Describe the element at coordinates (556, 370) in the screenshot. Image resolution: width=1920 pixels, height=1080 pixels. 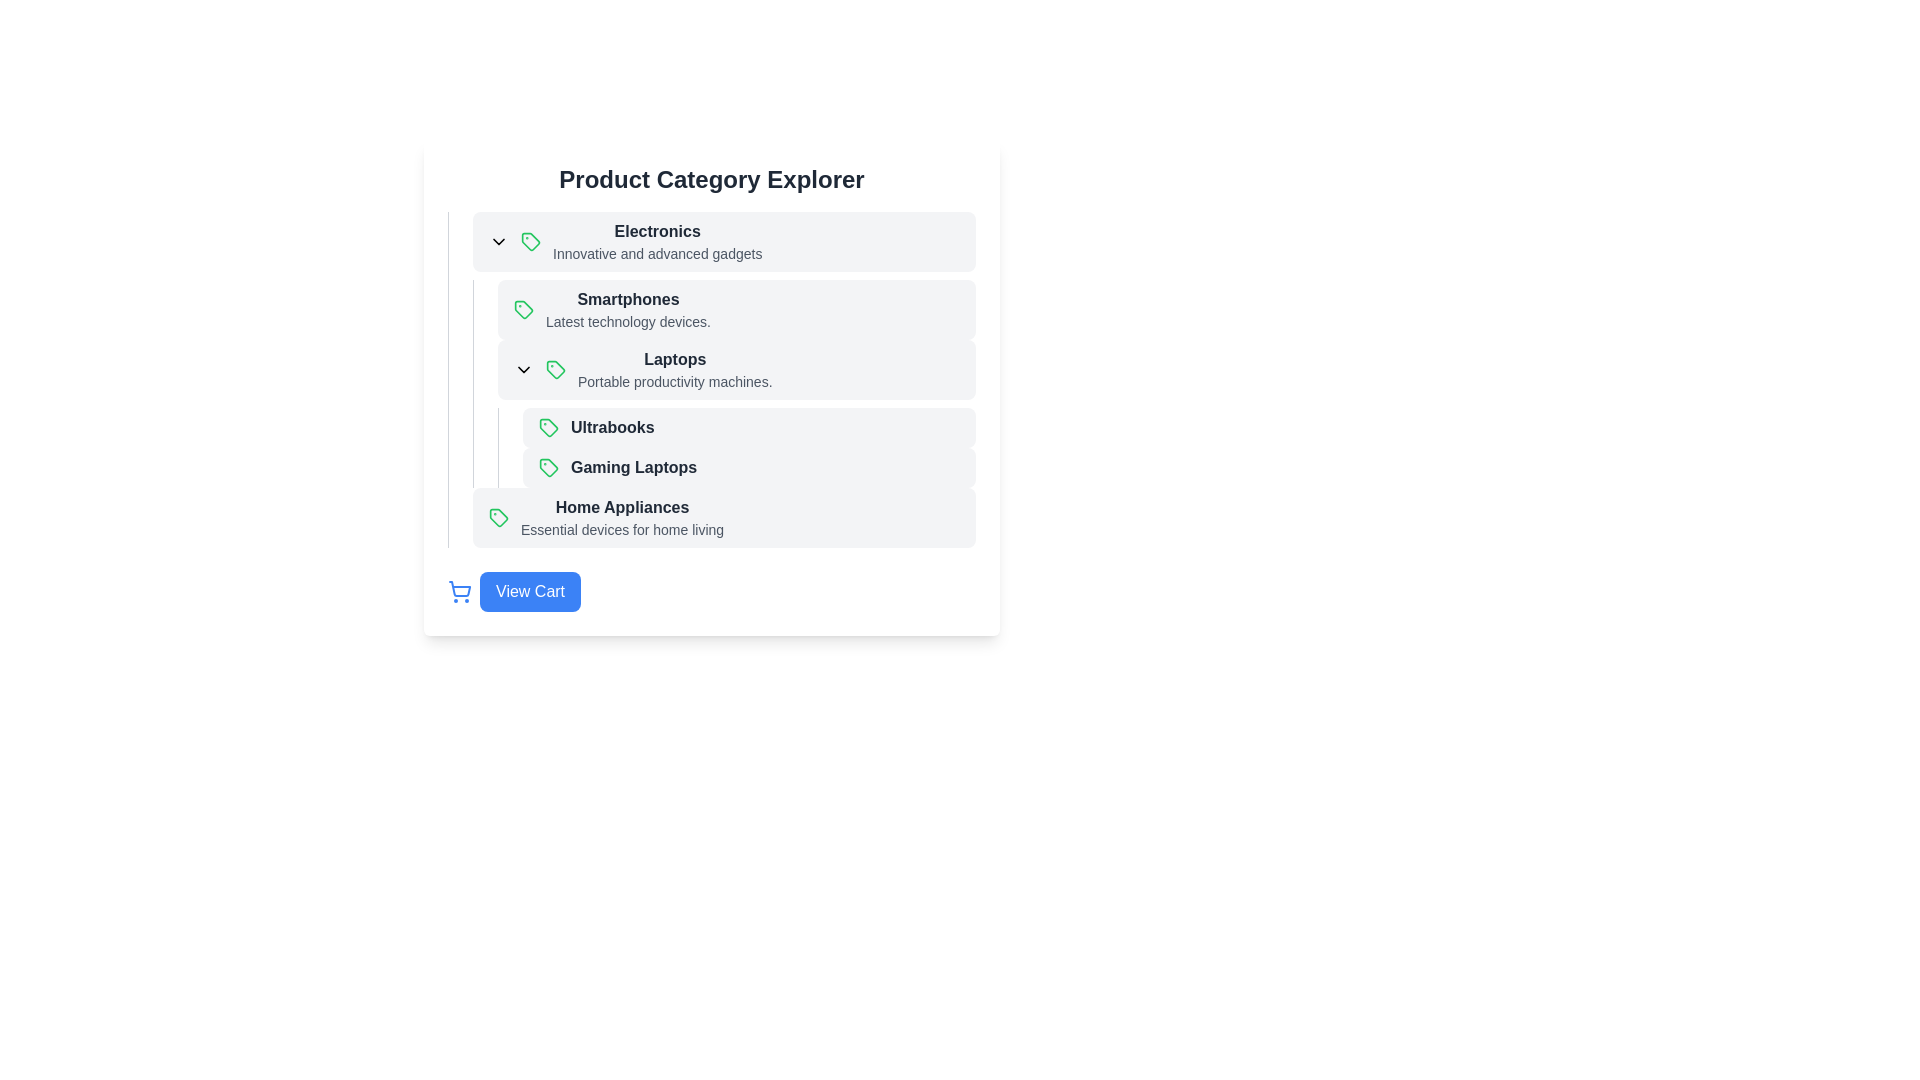
I see `the first icon on the left side of the entry labeled 'Laptops' within the list of categories` at that location.